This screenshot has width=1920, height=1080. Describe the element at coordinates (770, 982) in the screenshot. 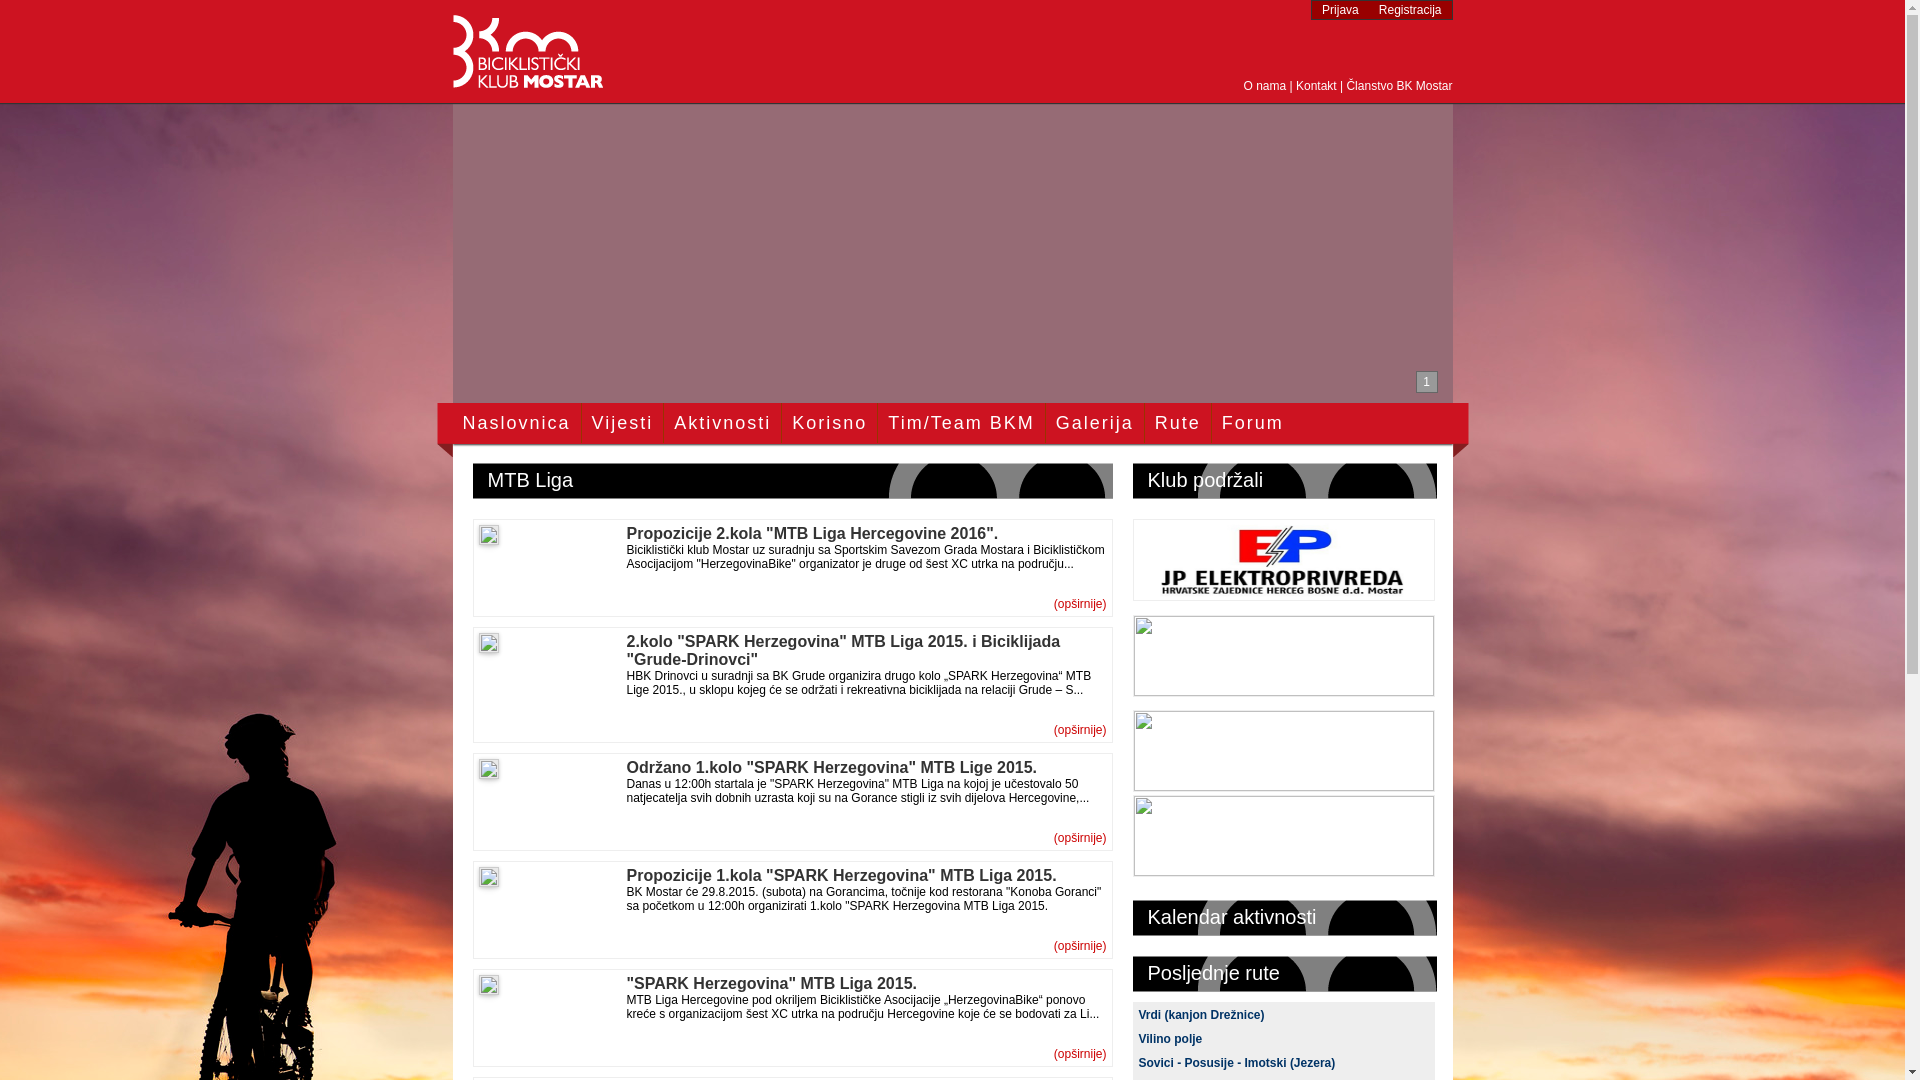

I see `'"SPARK Herzegovina" MTB Liga 2015.'` at that location.